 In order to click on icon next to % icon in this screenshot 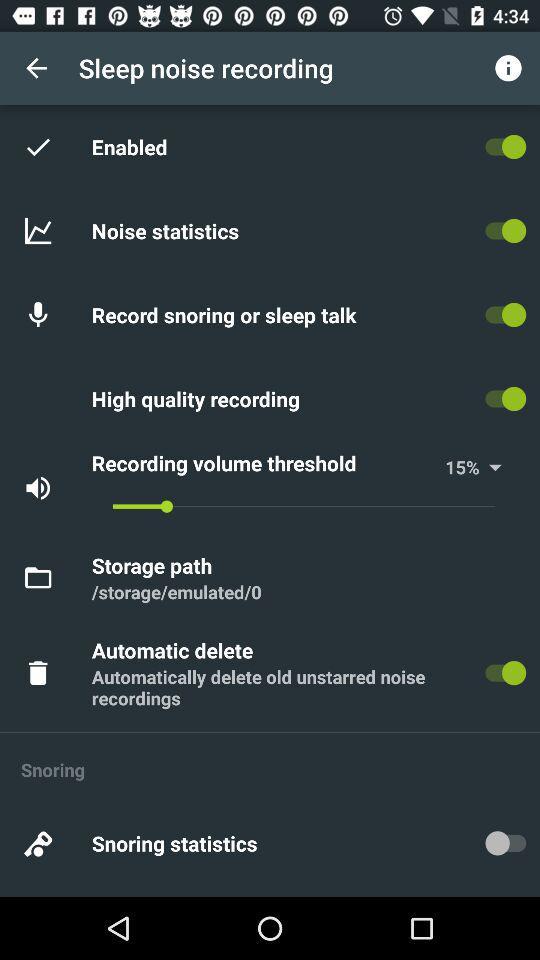, I will do `click(455, 467)`.